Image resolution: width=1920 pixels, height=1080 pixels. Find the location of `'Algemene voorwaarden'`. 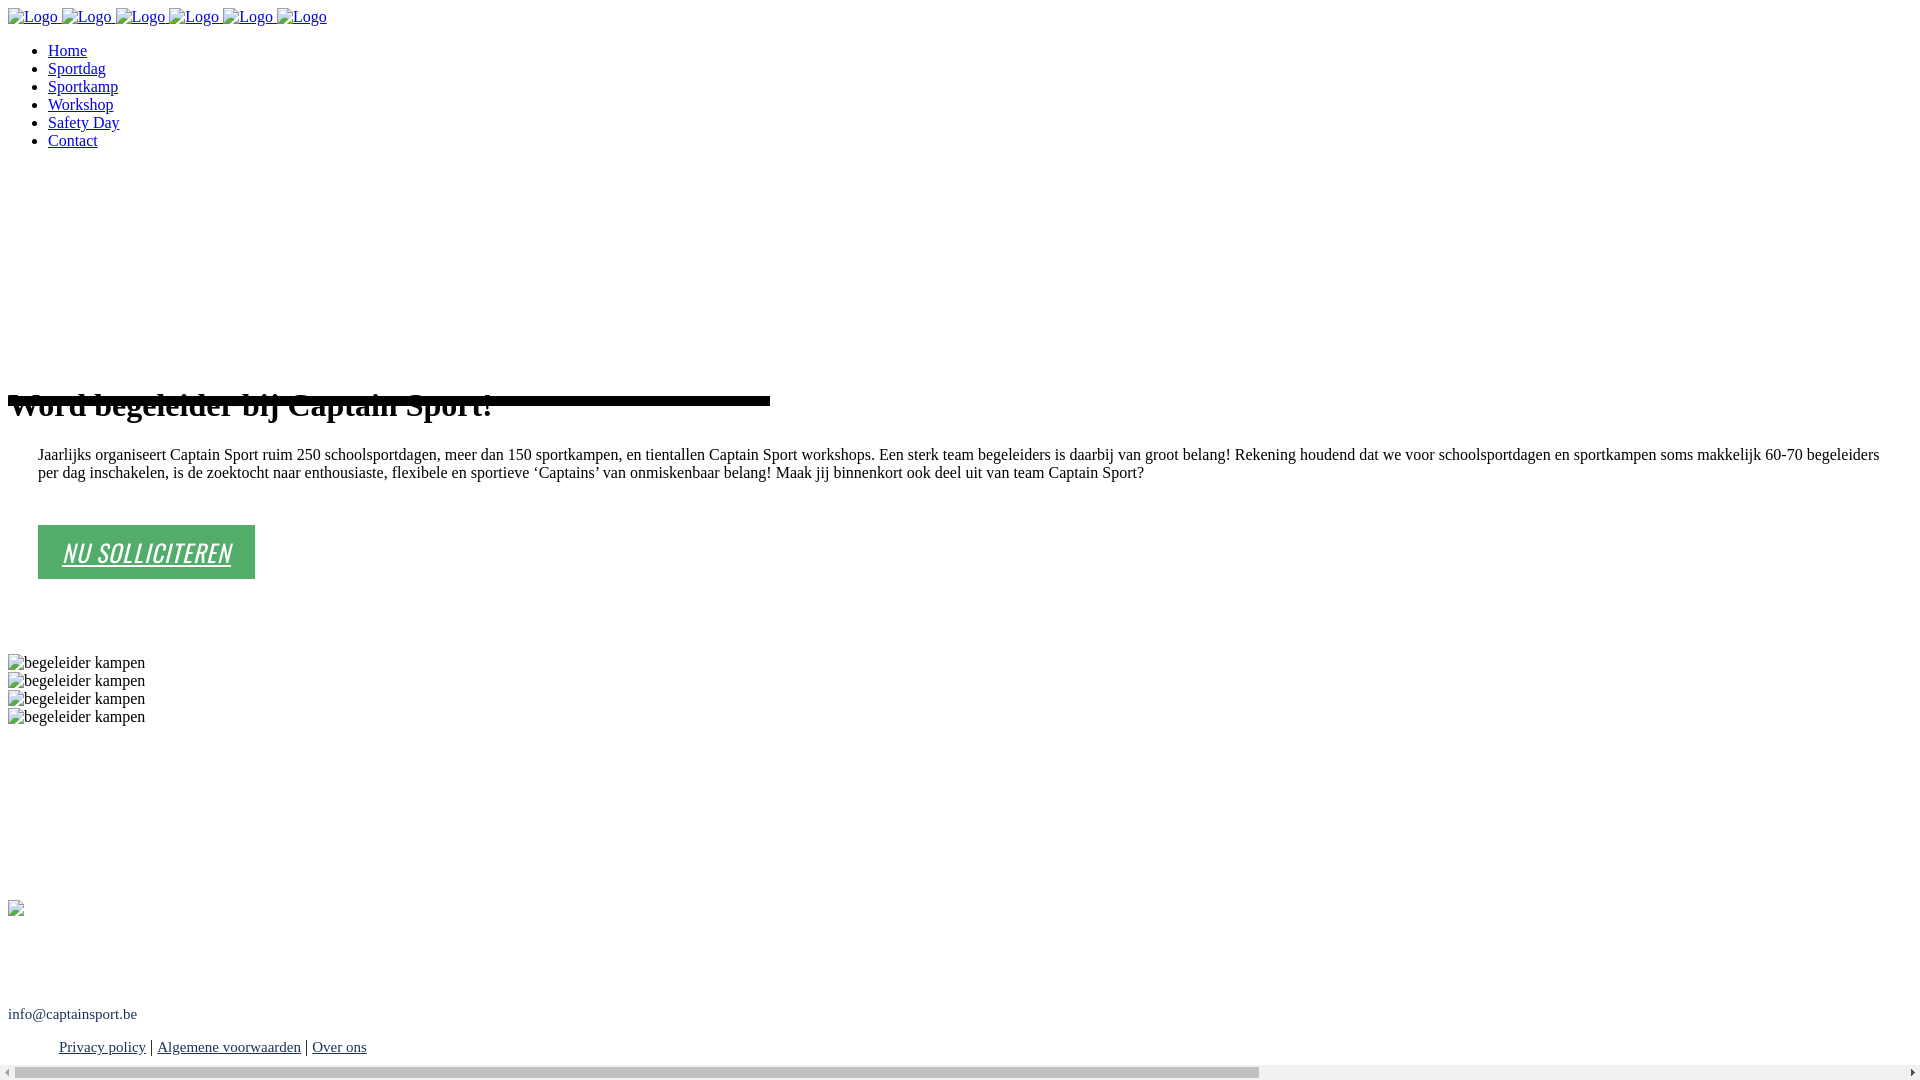

'Algemene voorwaarden' is located at coordinates (229, 1045).